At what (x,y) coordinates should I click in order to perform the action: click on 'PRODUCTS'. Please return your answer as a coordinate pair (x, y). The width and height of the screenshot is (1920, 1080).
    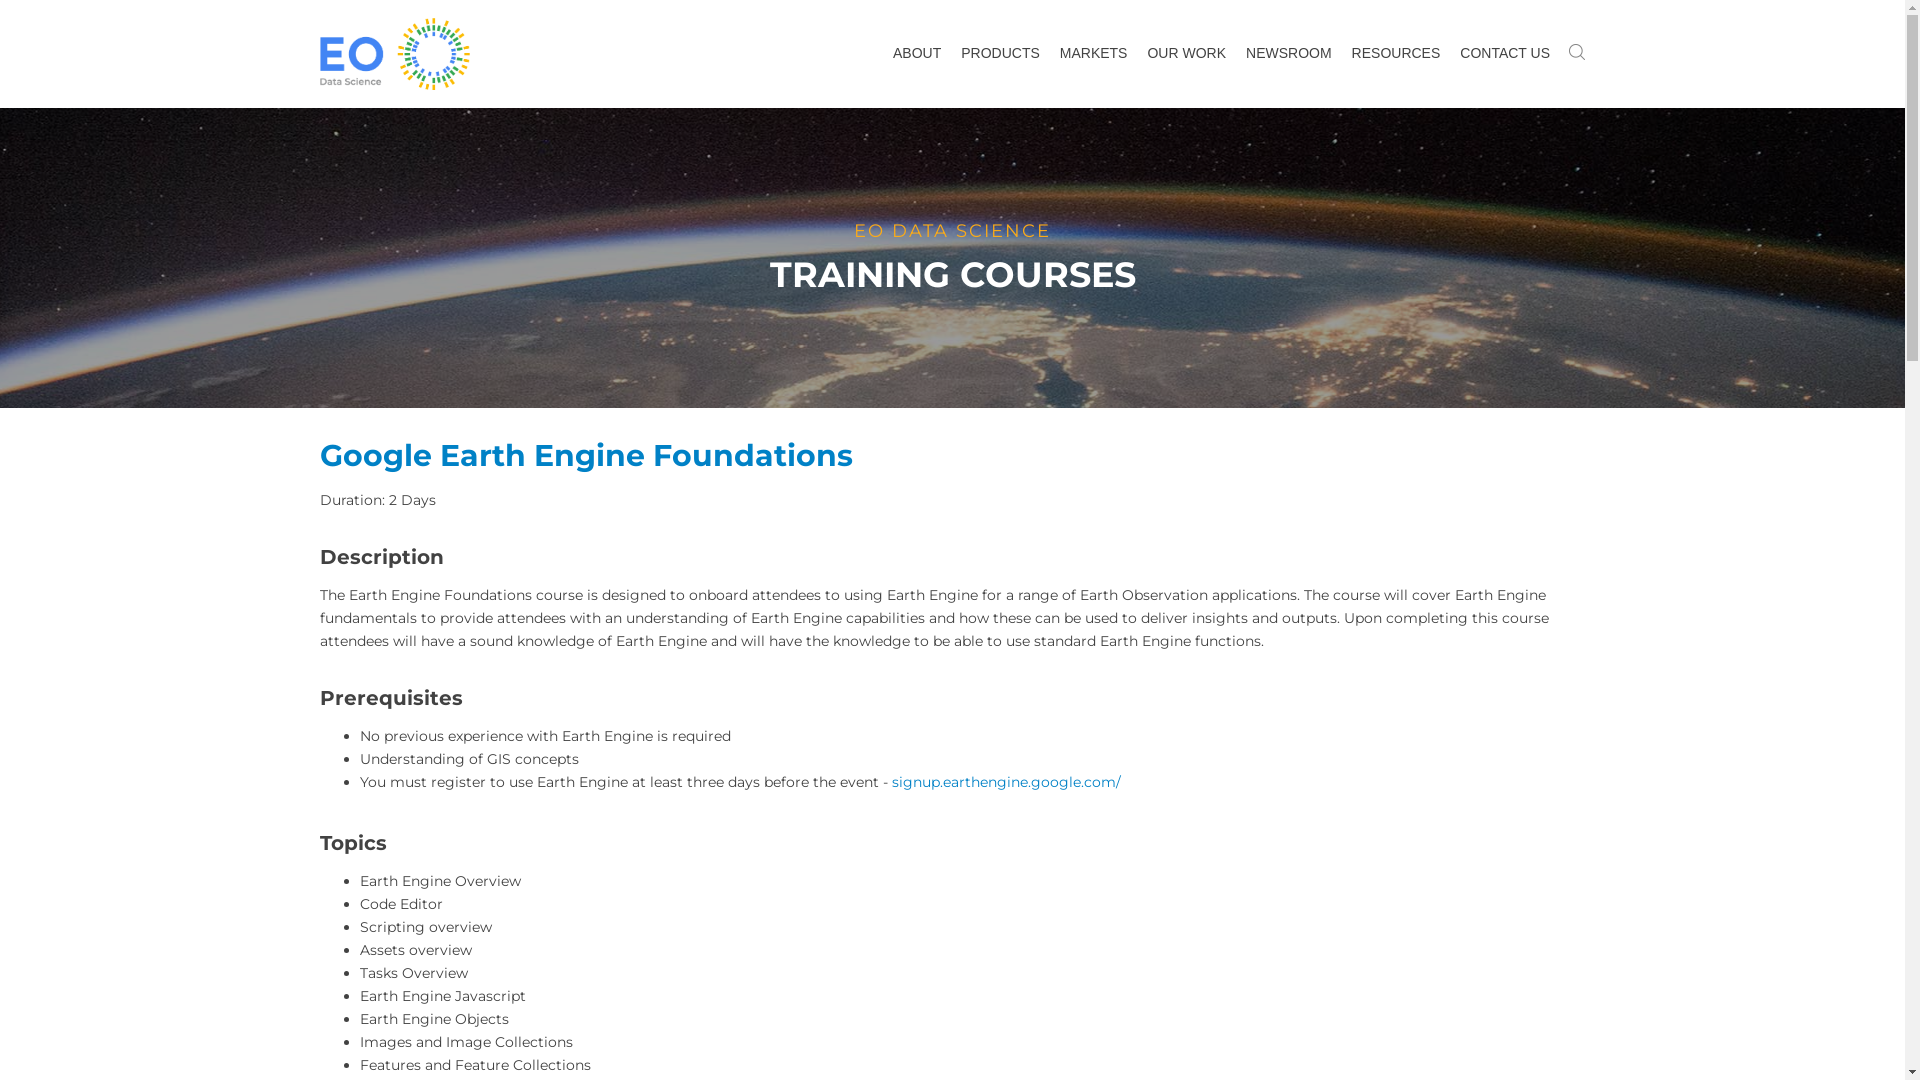
    Looking at the image, I should click on (949, 52).